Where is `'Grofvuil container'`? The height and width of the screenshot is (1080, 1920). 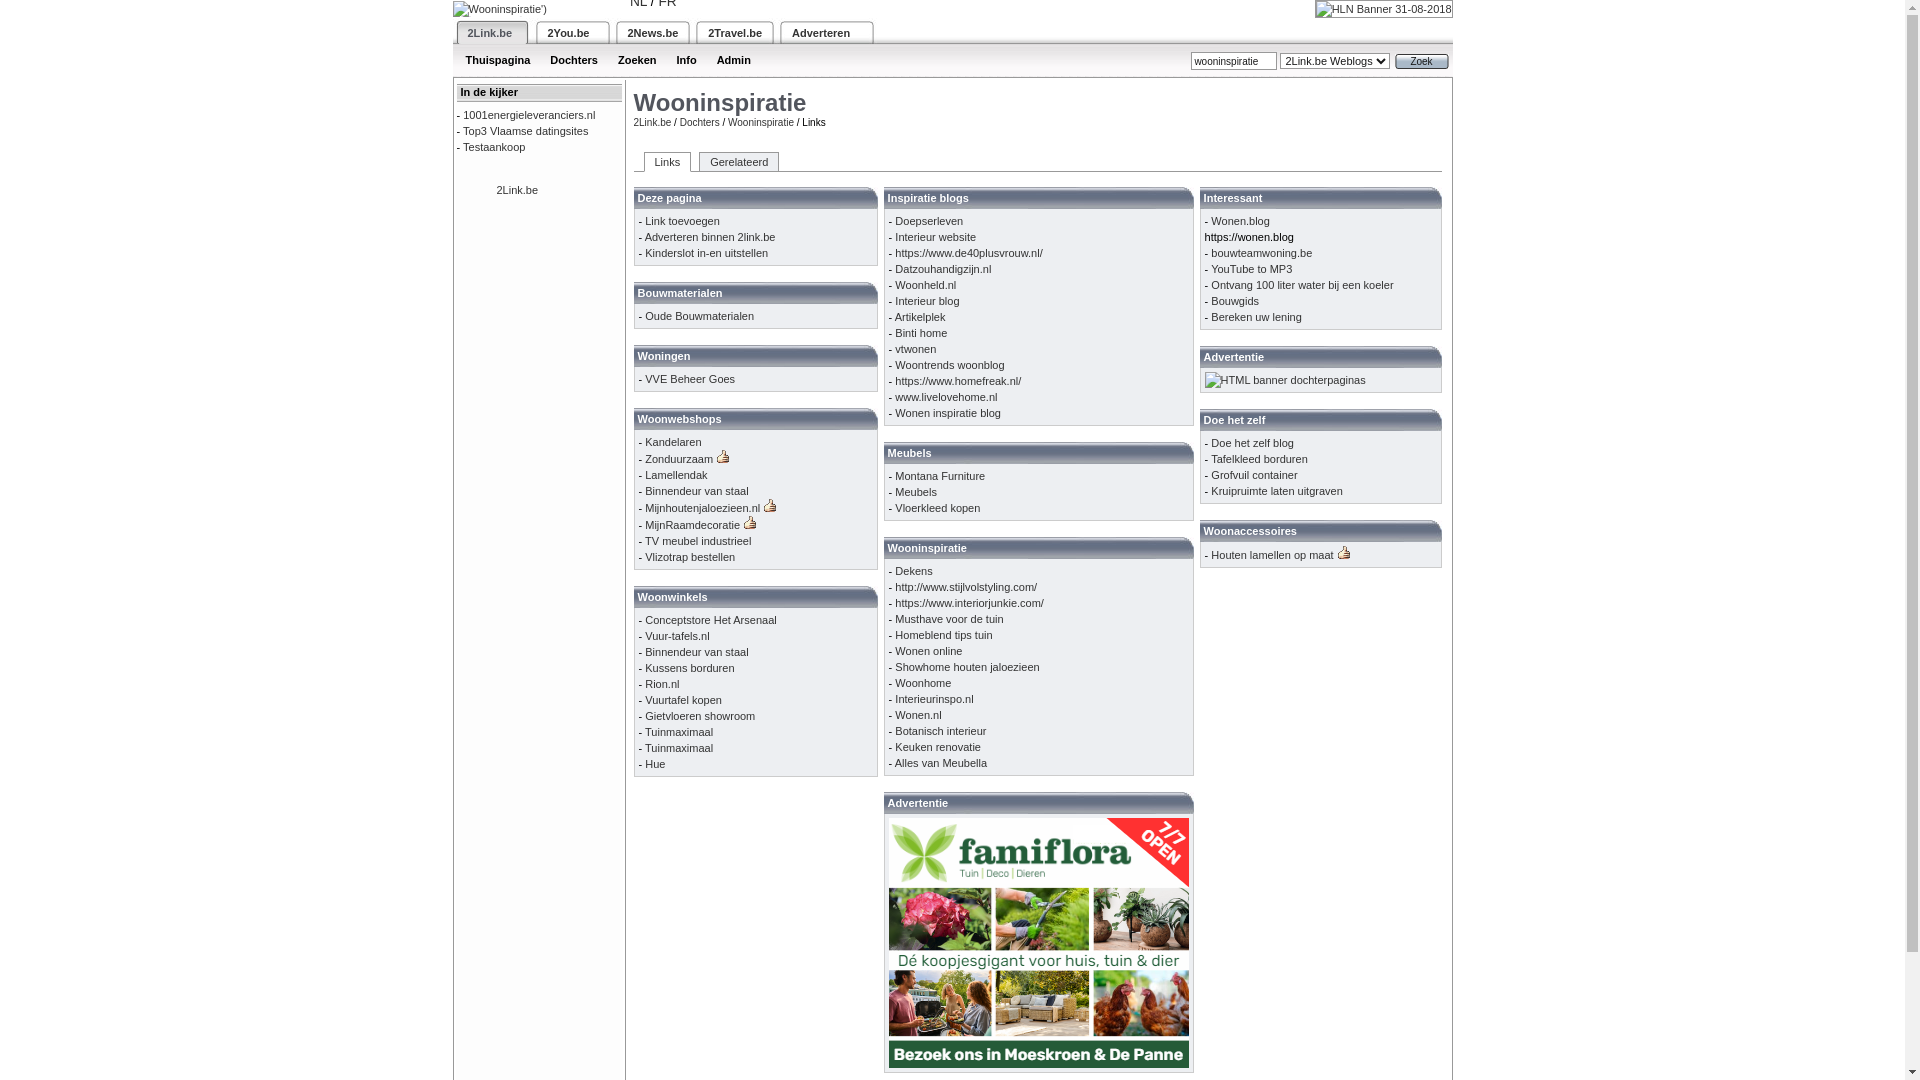 'Grofvuil container' is located at coordinates (1252, 474).